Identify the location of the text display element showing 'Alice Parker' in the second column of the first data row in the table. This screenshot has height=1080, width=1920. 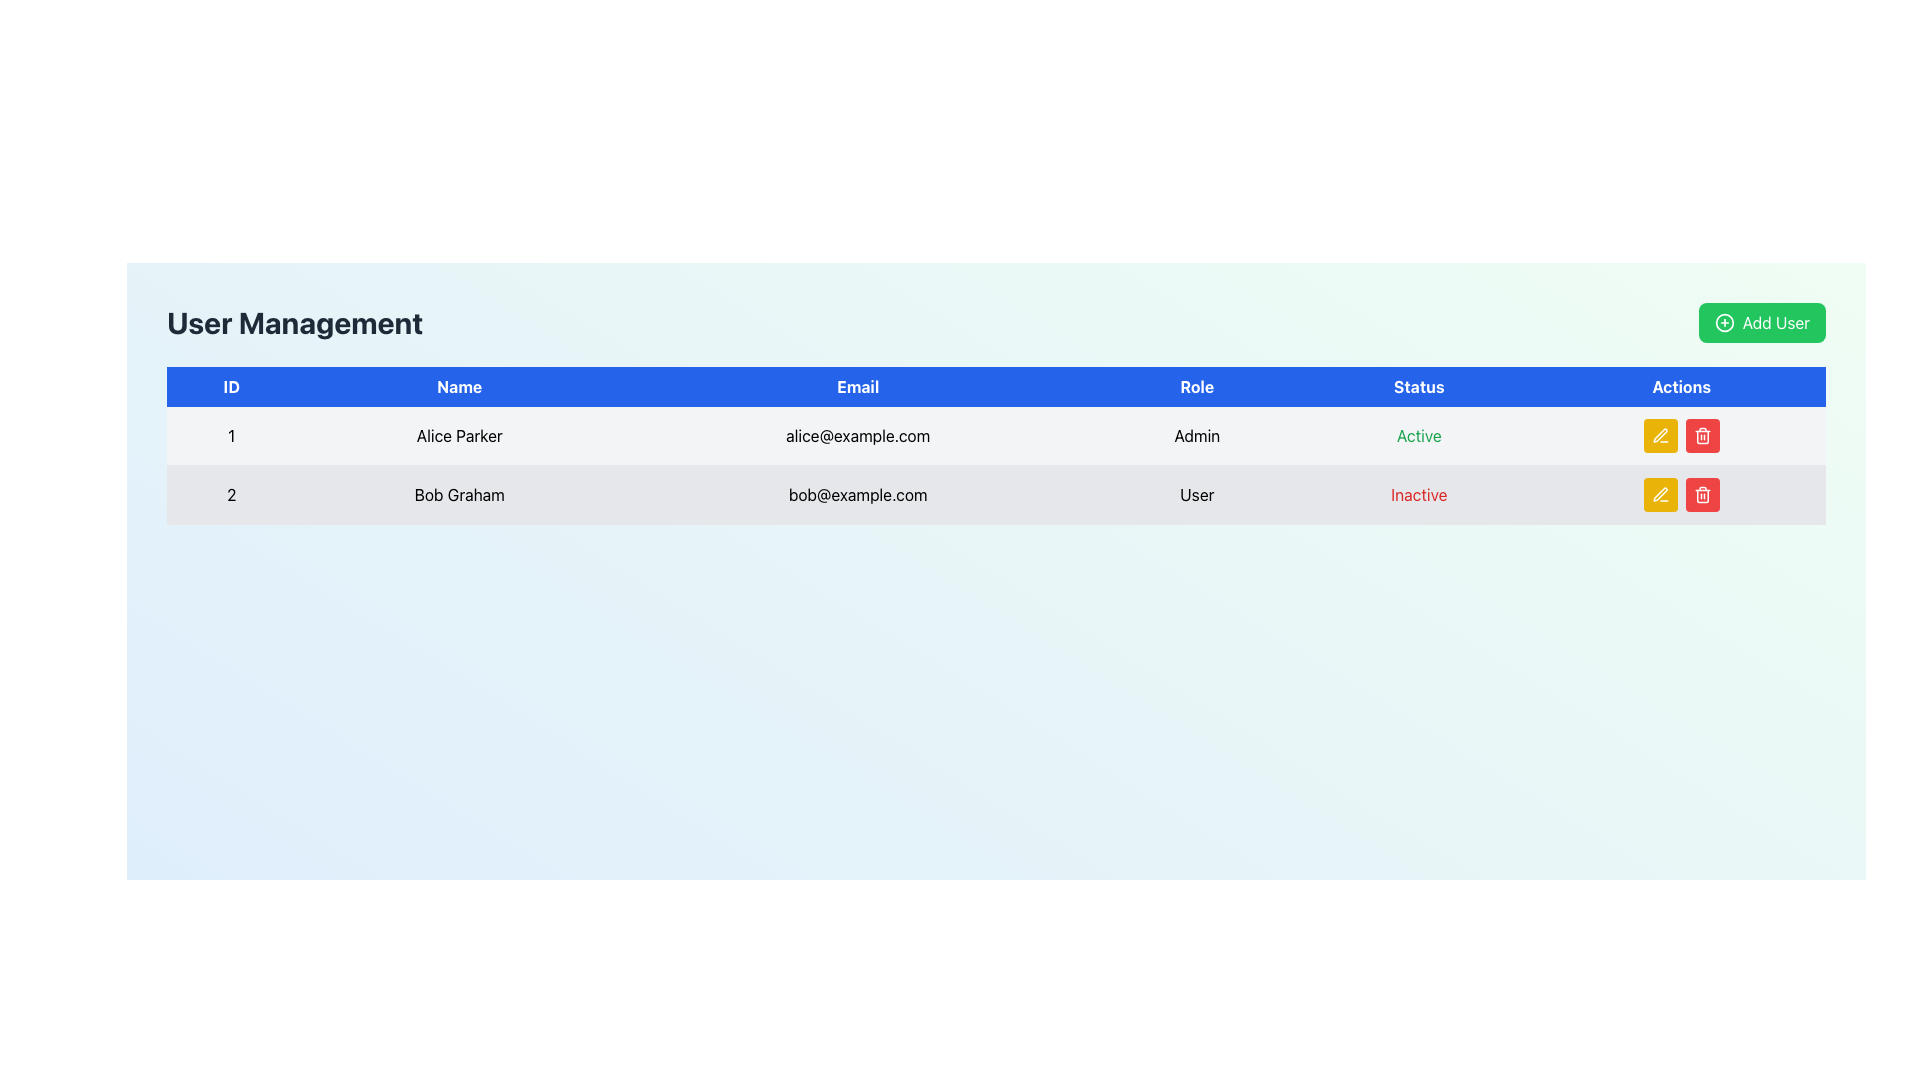
(458, 435).